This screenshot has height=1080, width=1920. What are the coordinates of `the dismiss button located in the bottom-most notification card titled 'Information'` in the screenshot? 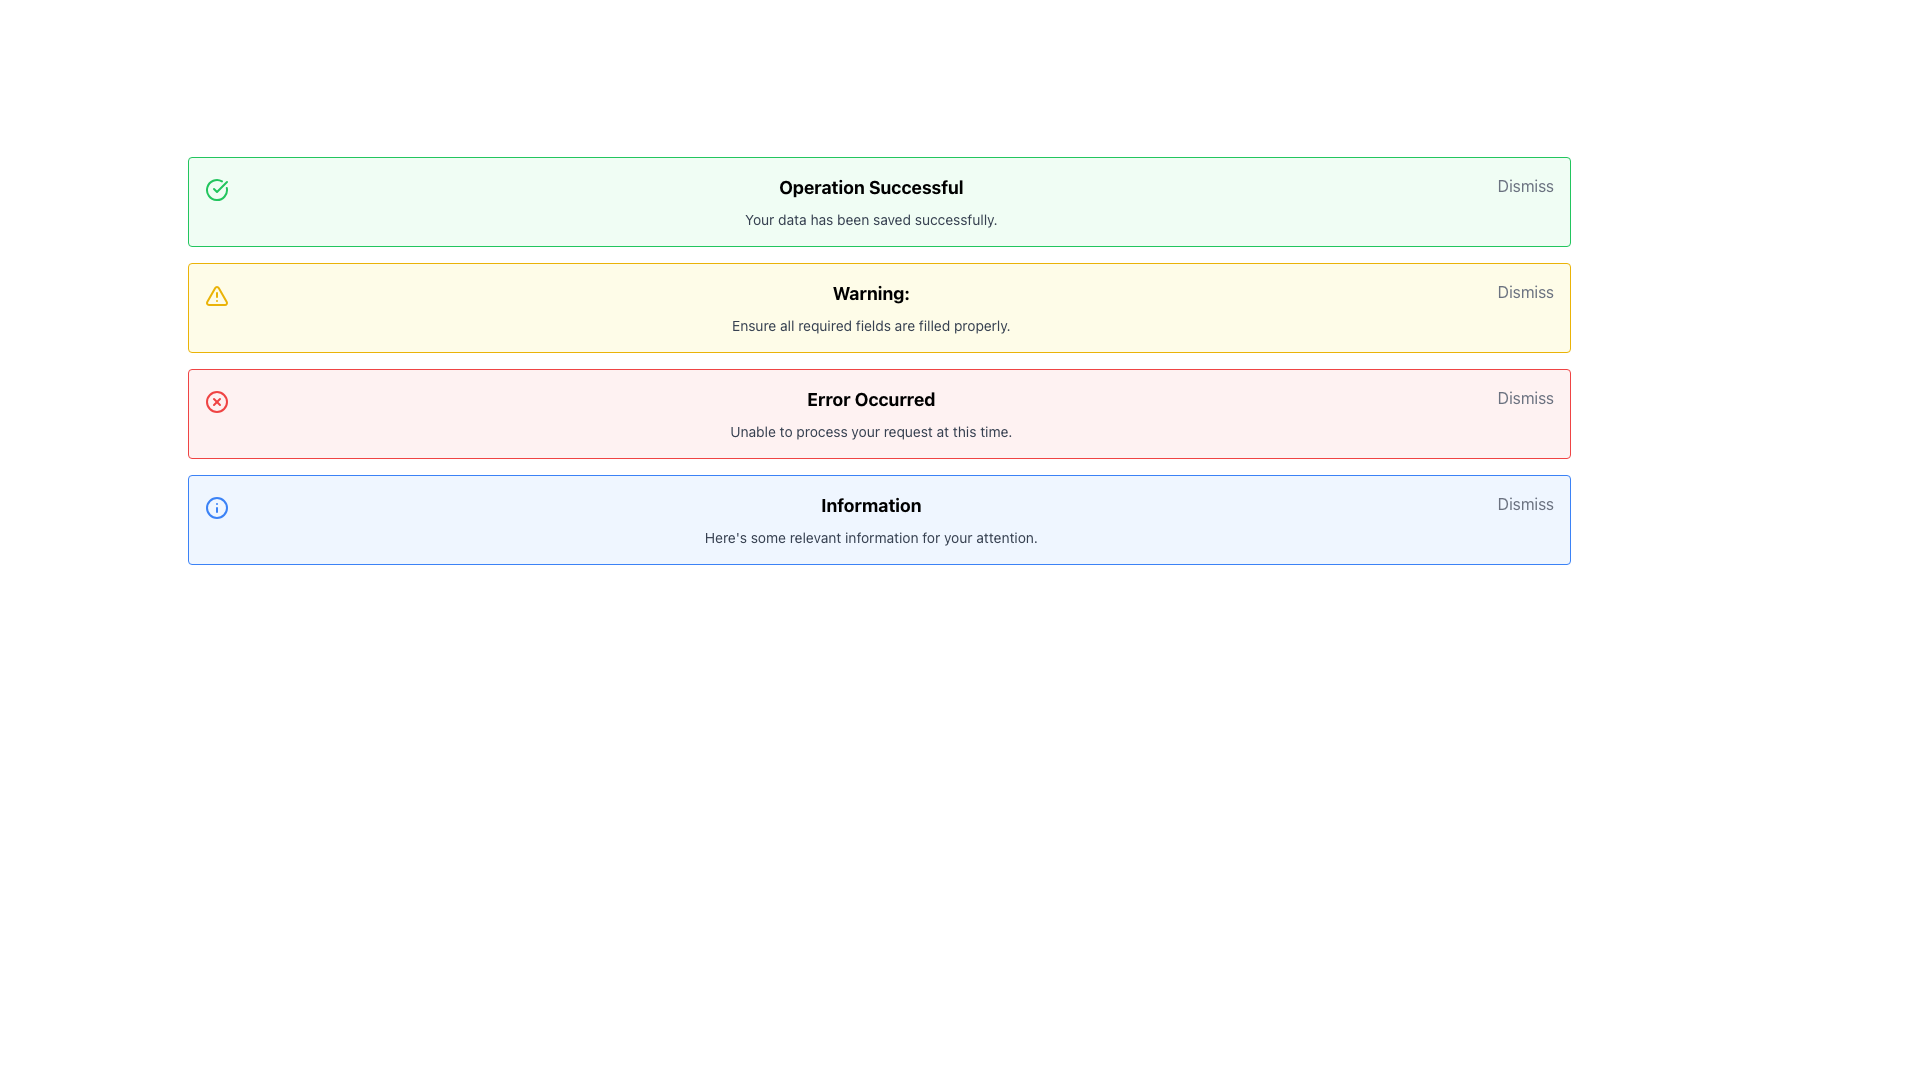 It's located at (1524, 503).